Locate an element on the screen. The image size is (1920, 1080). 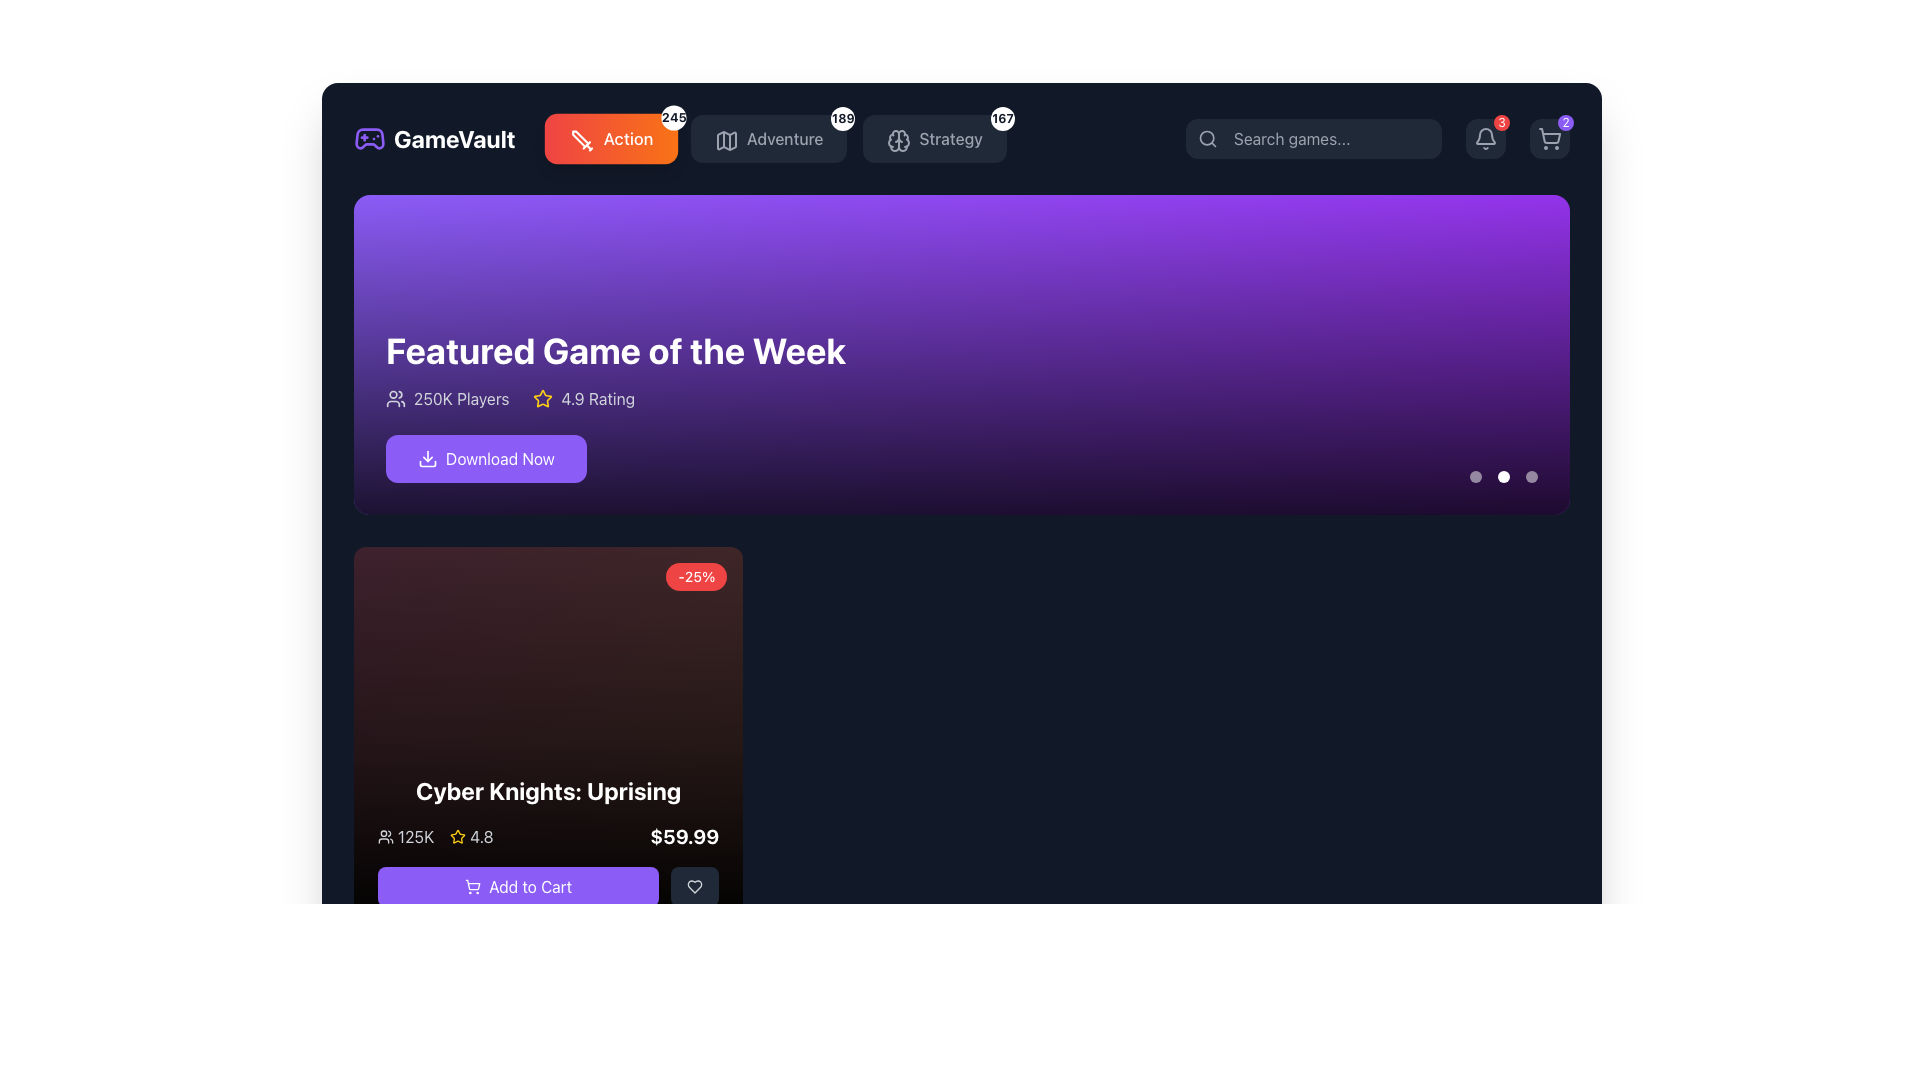
the category represented is located at coordinates (726, 140).